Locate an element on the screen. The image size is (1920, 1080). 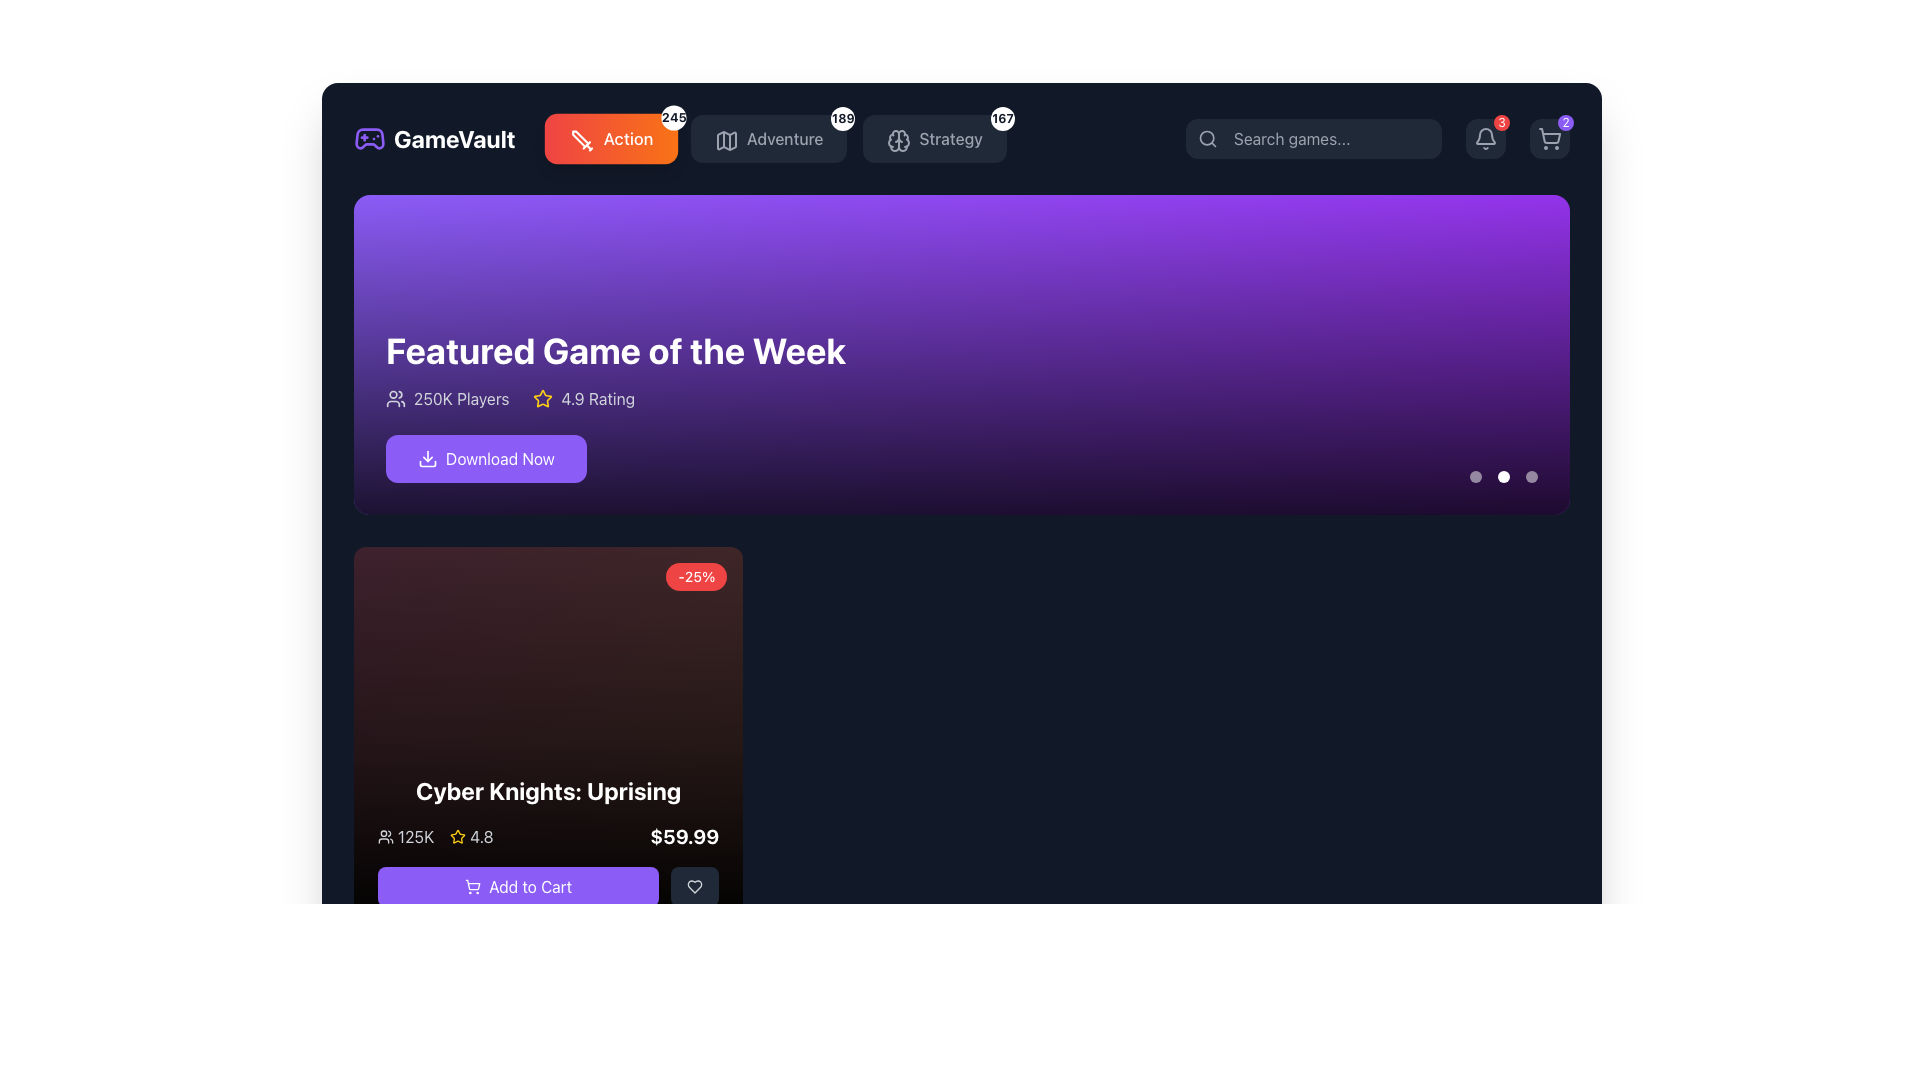
the category represented is located at coordinates (726, 140).